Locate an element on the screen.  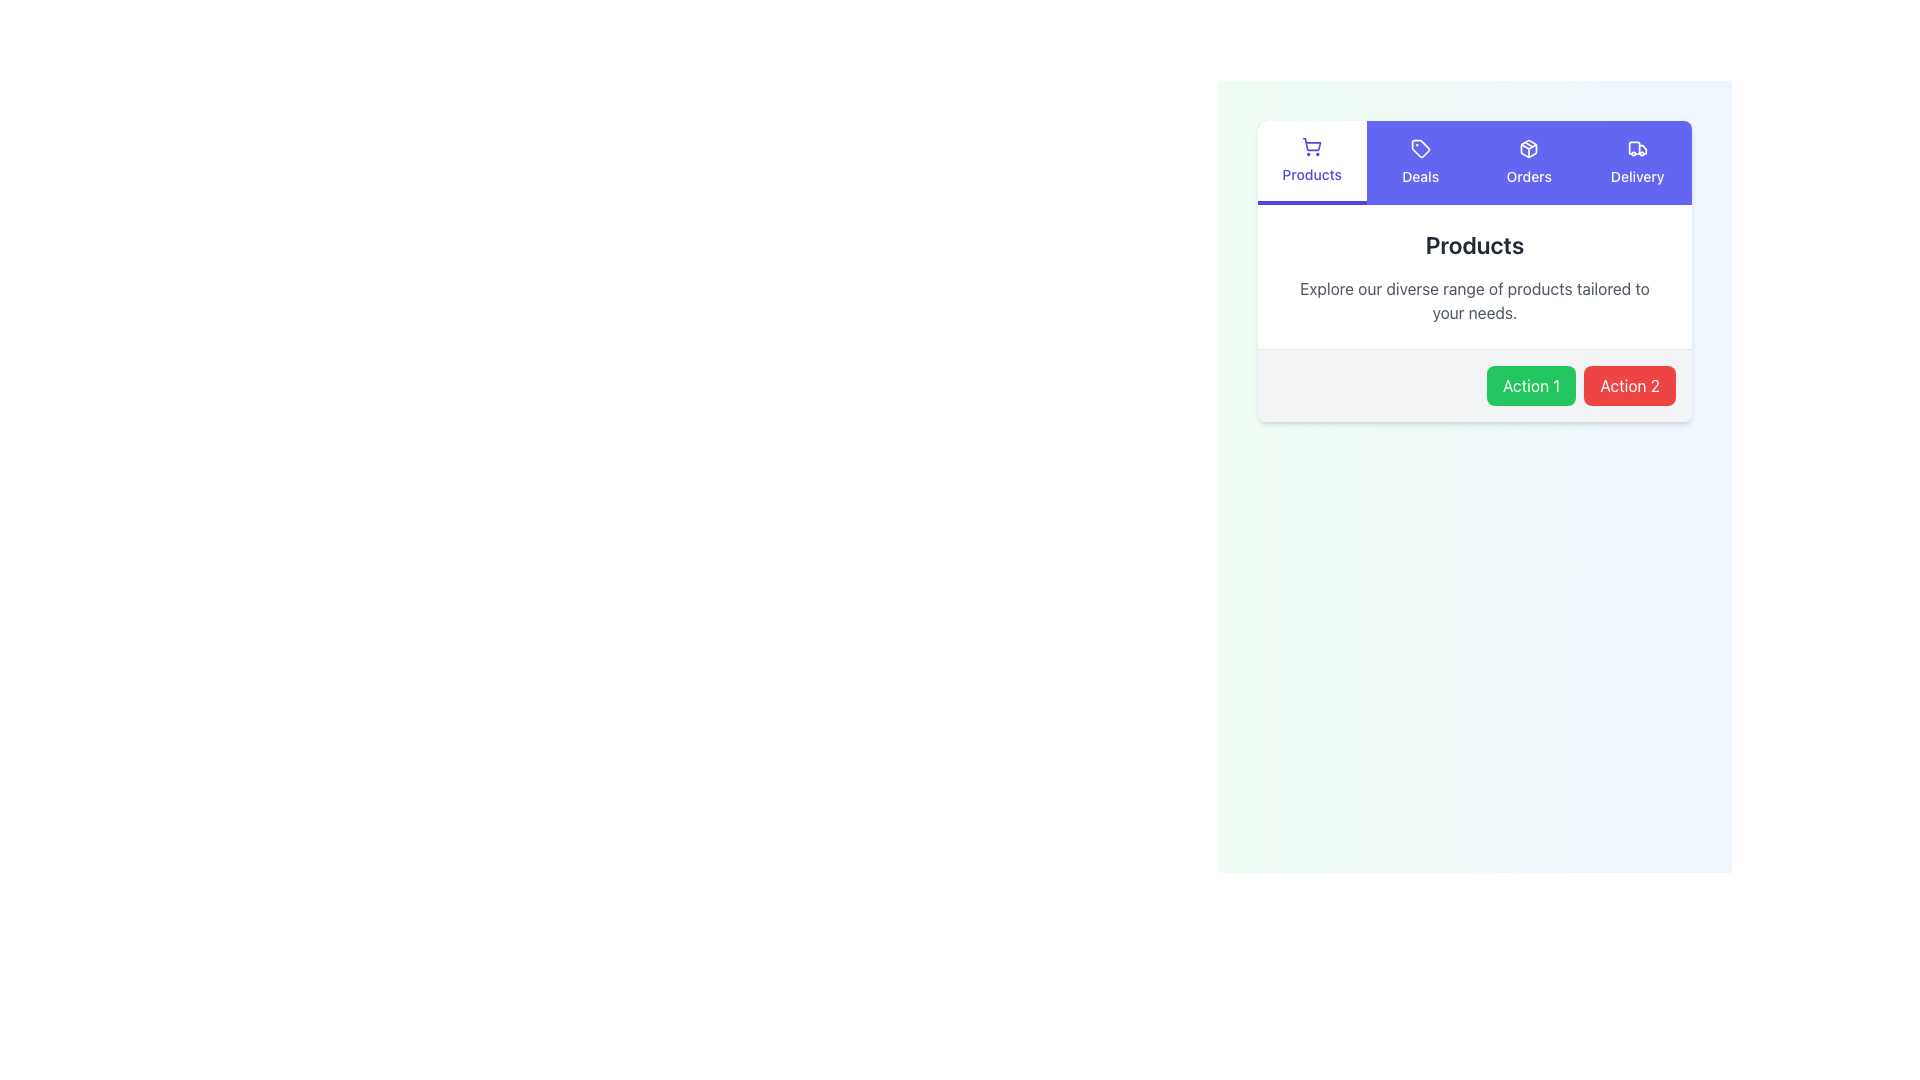
the first navigation tab in the horizontal navigation bar is located at coordinates (1311, 160).